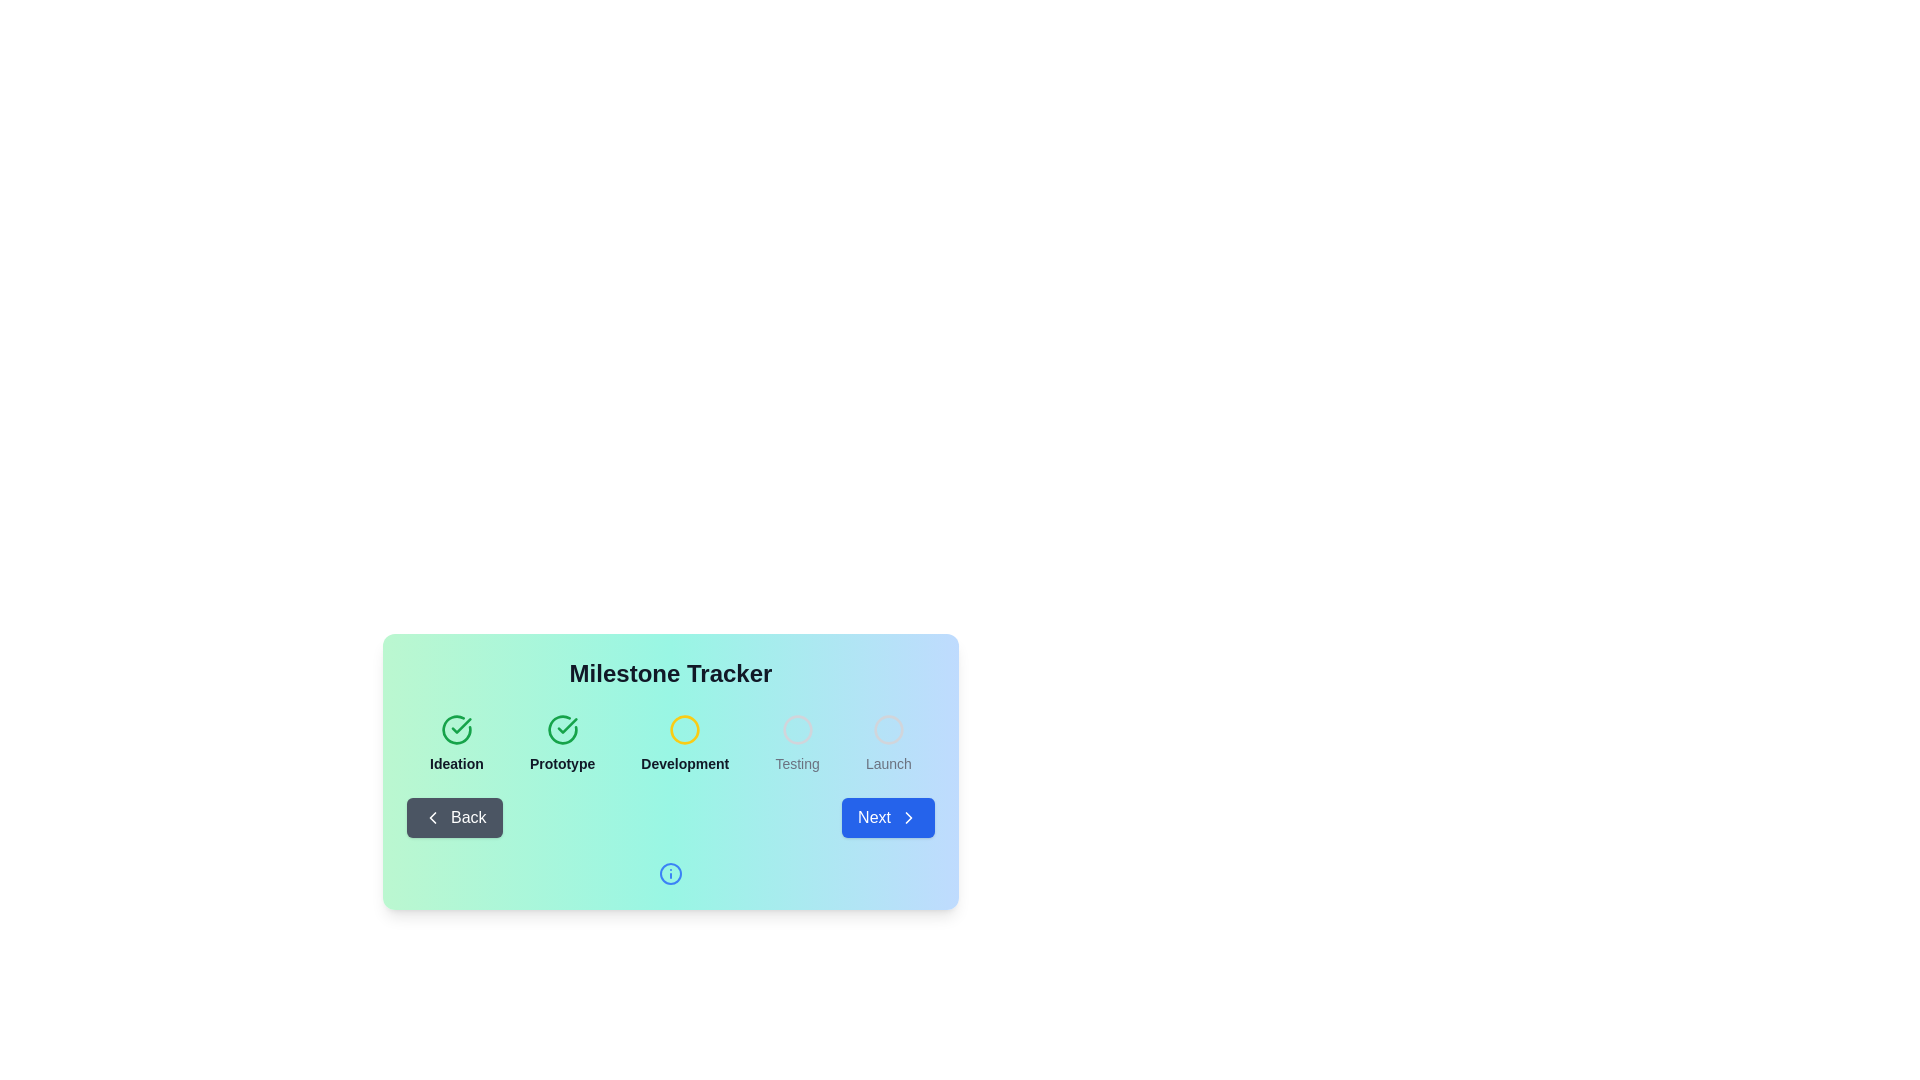 The image size is (1920, 1080). What do you see at coordinates (685, 729) in the screenshot?
I see `the decorative graphic indicator for the milestone labeled 'Development', which is the third item in the row of milestone indicators` at bounding box center [685, 729].